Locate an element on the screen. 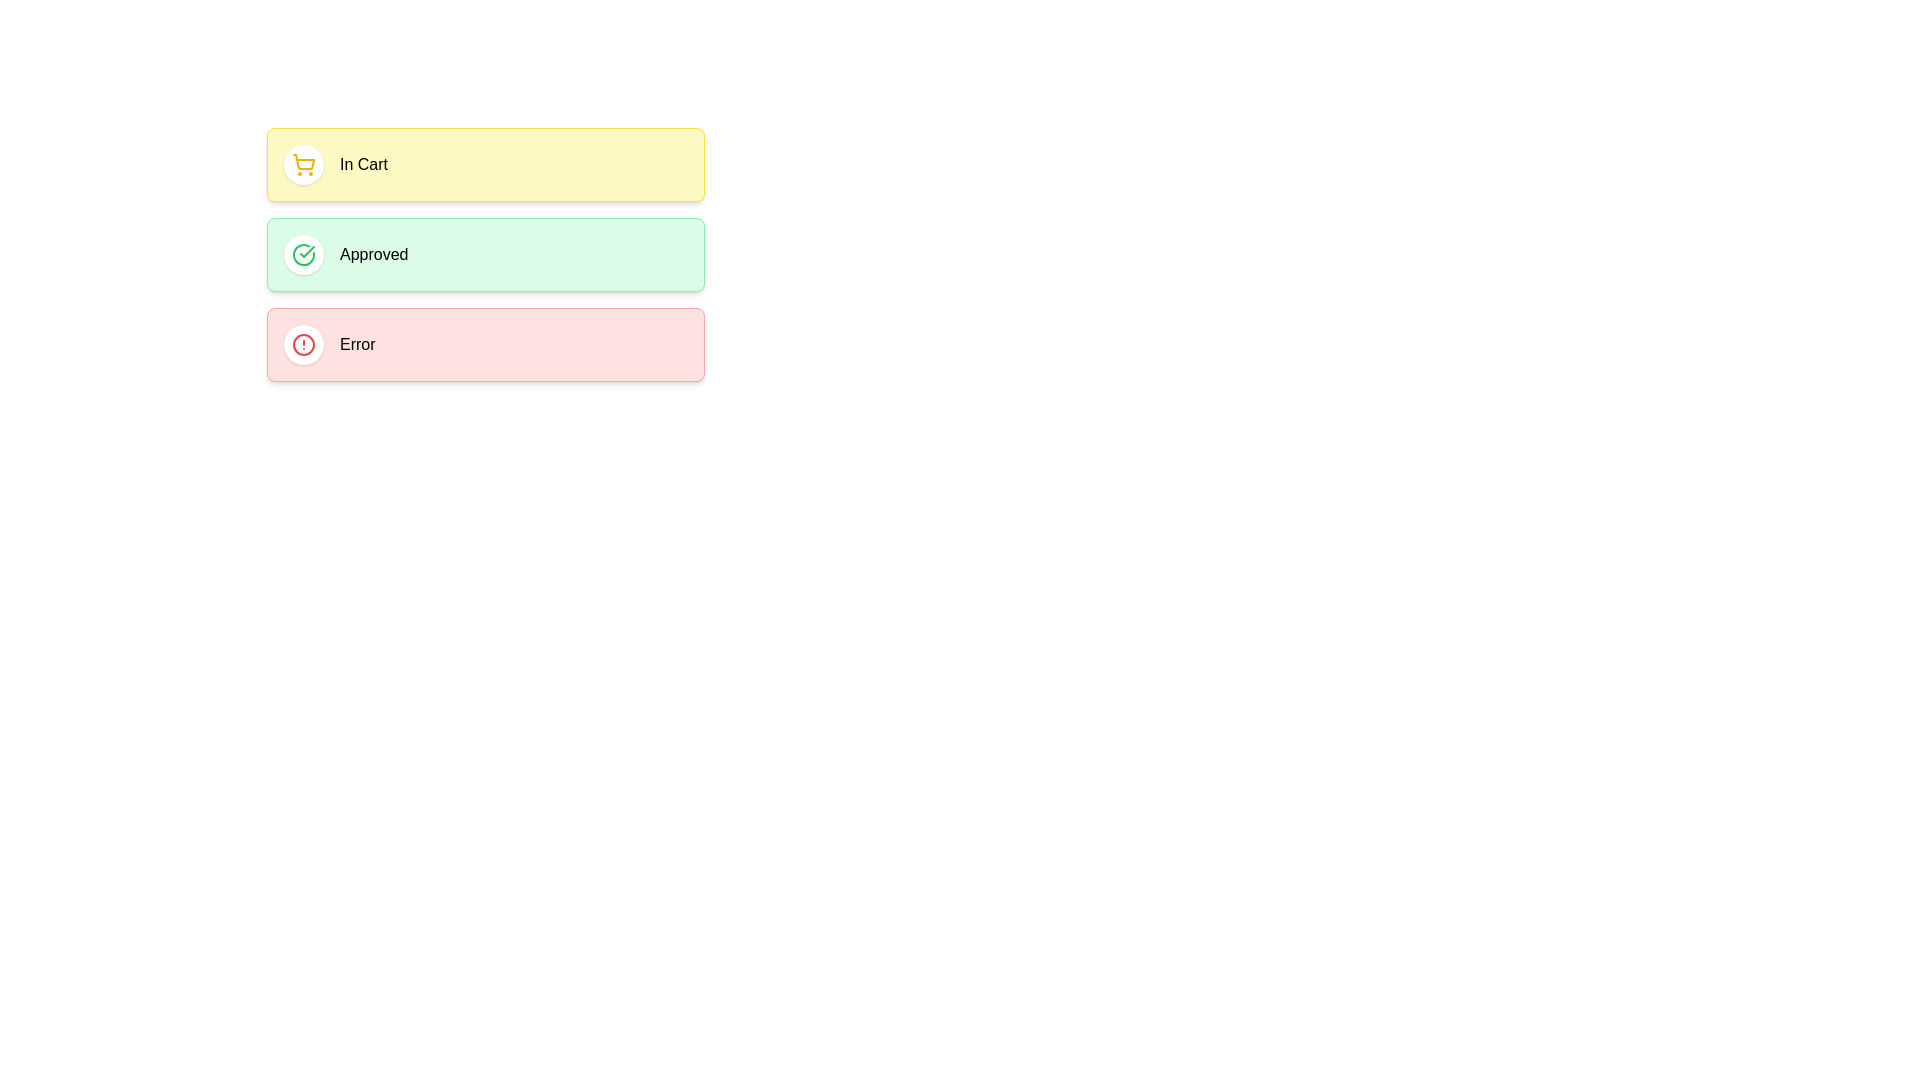 The width and height of the screenshot is (1920, 1080). the Notification box, which is a rectangular box with rounded corners, a red border, a pale red background, and contains the text label 'Error' with an alert icon, located at the specified coordinates is located at coordinates (485, 343).